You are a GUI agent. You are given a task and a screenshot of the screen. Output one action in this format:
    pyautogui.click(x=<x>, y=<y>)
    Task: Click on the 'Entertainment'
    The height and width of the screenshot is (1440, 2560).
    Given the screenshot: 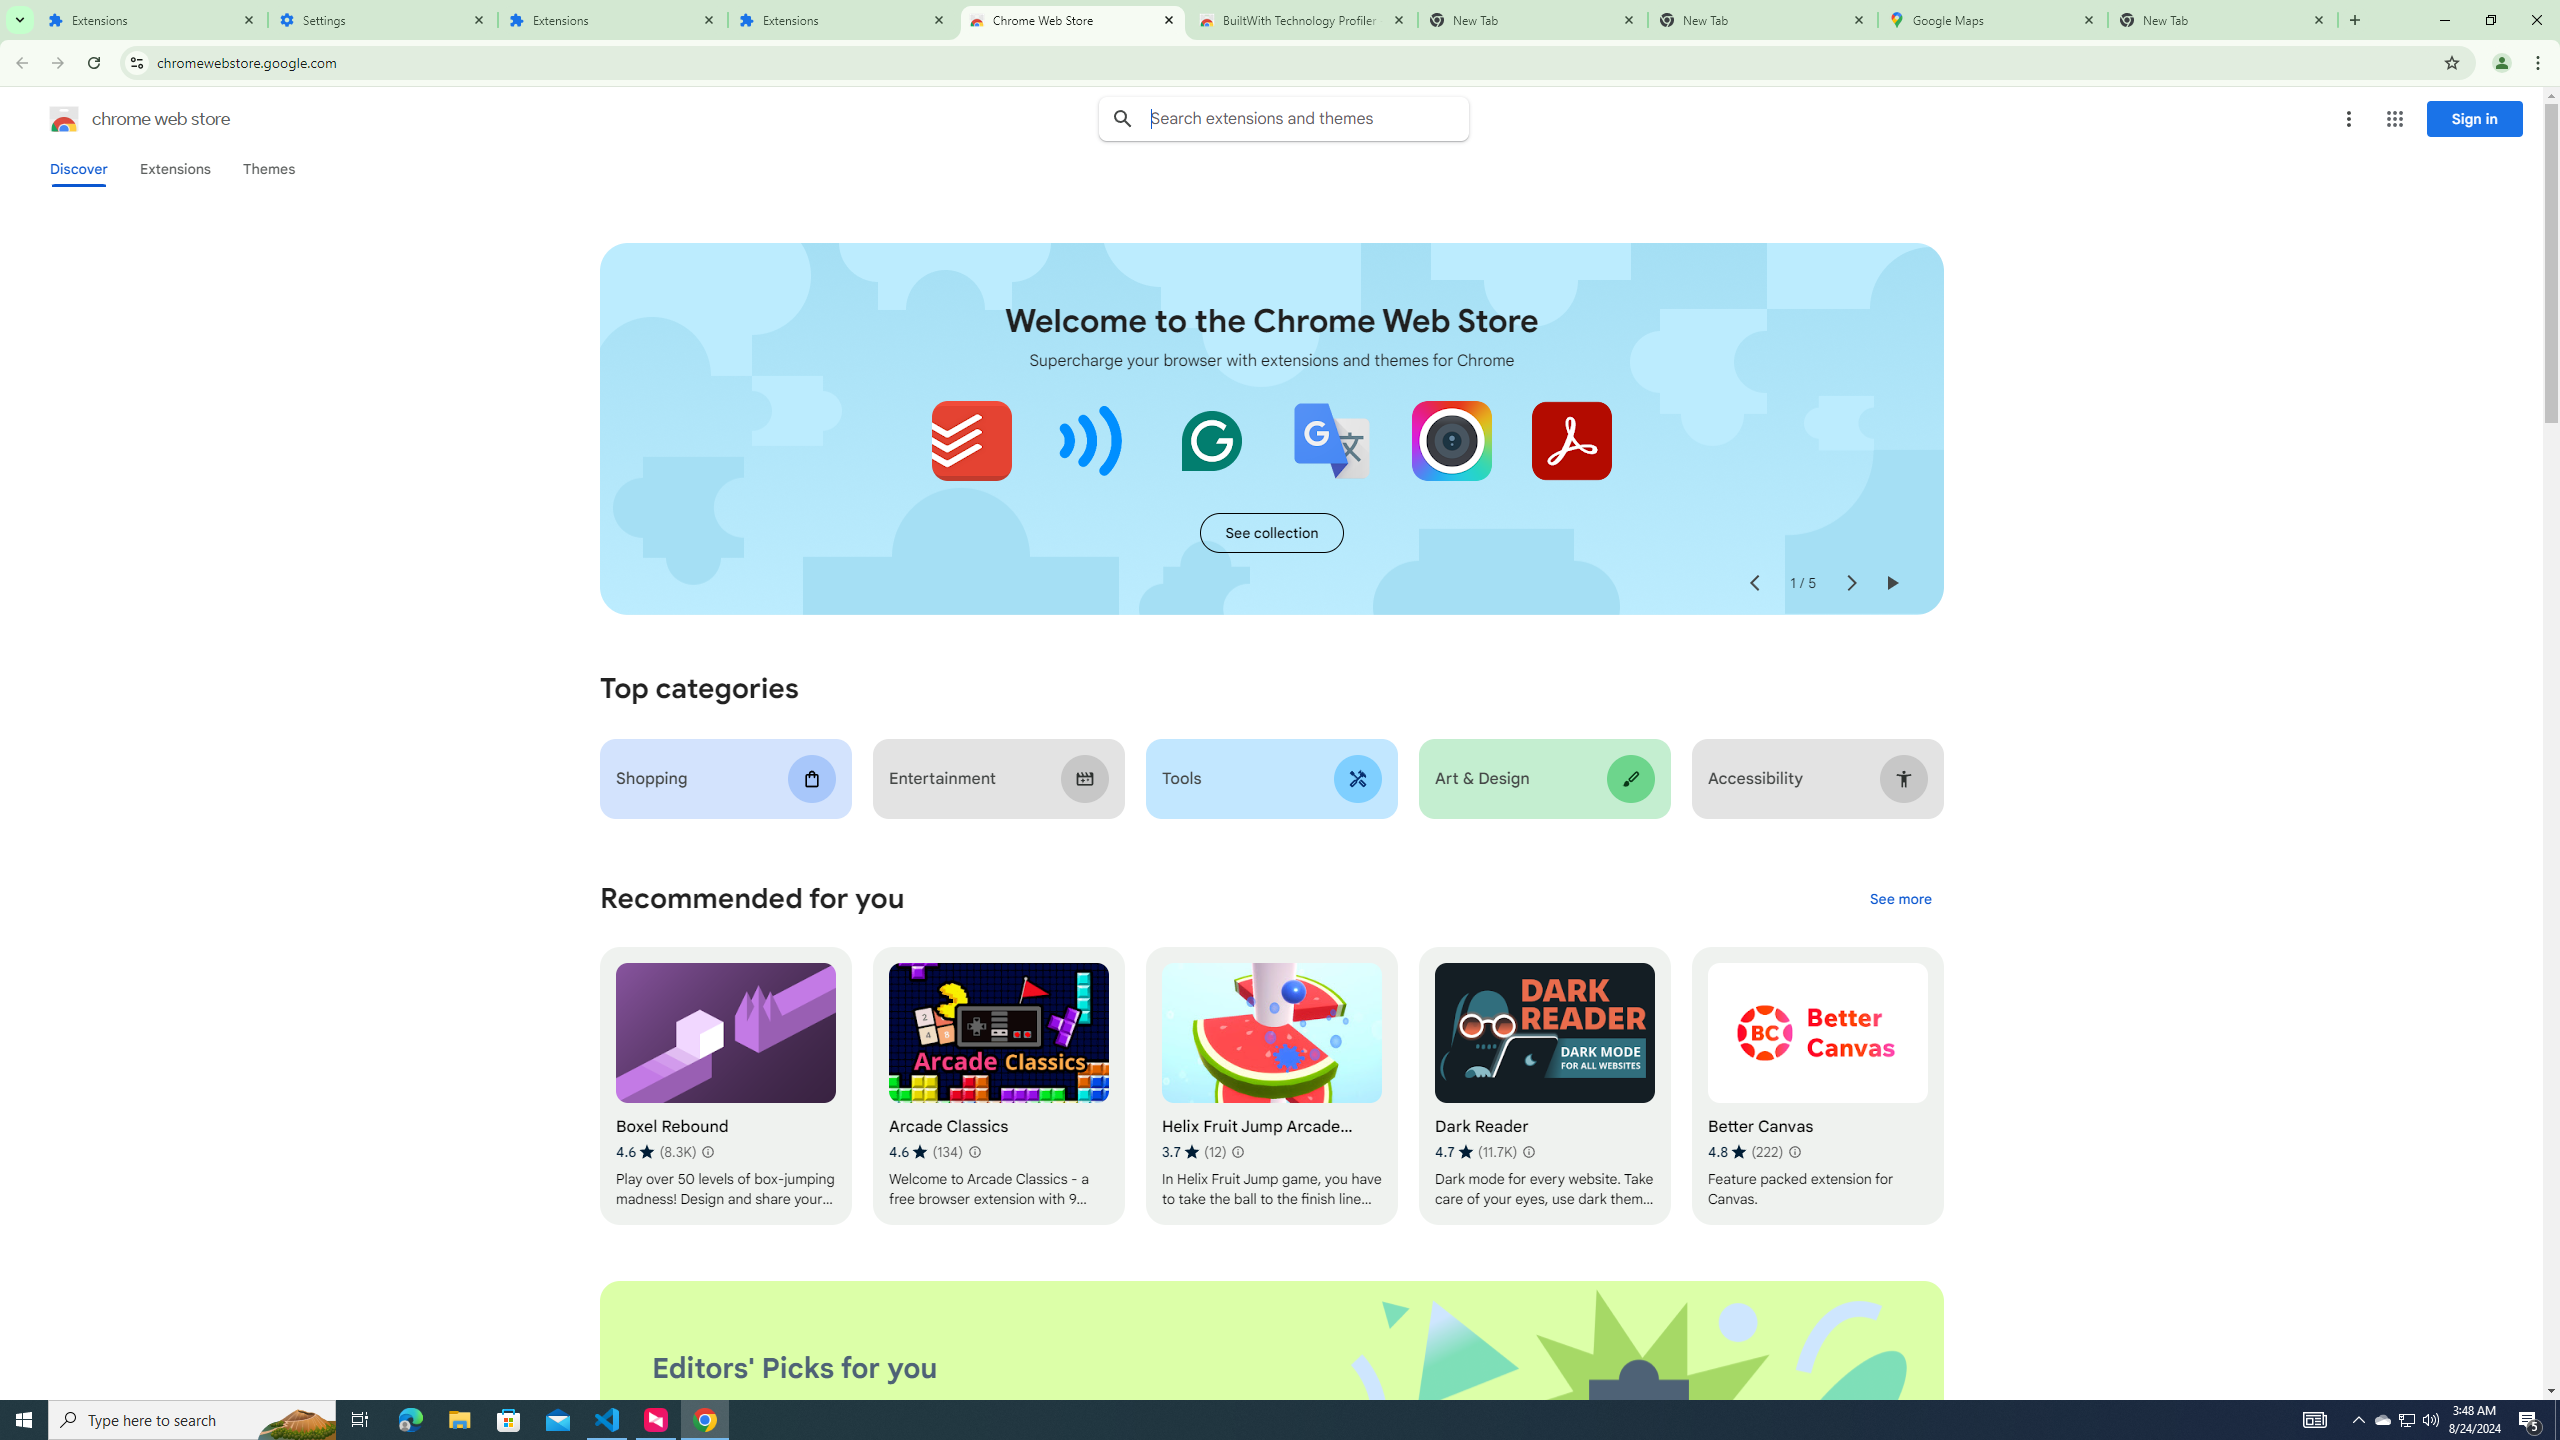 What is the action you would take?
    pyautogui.click(x=998, y=778)
    